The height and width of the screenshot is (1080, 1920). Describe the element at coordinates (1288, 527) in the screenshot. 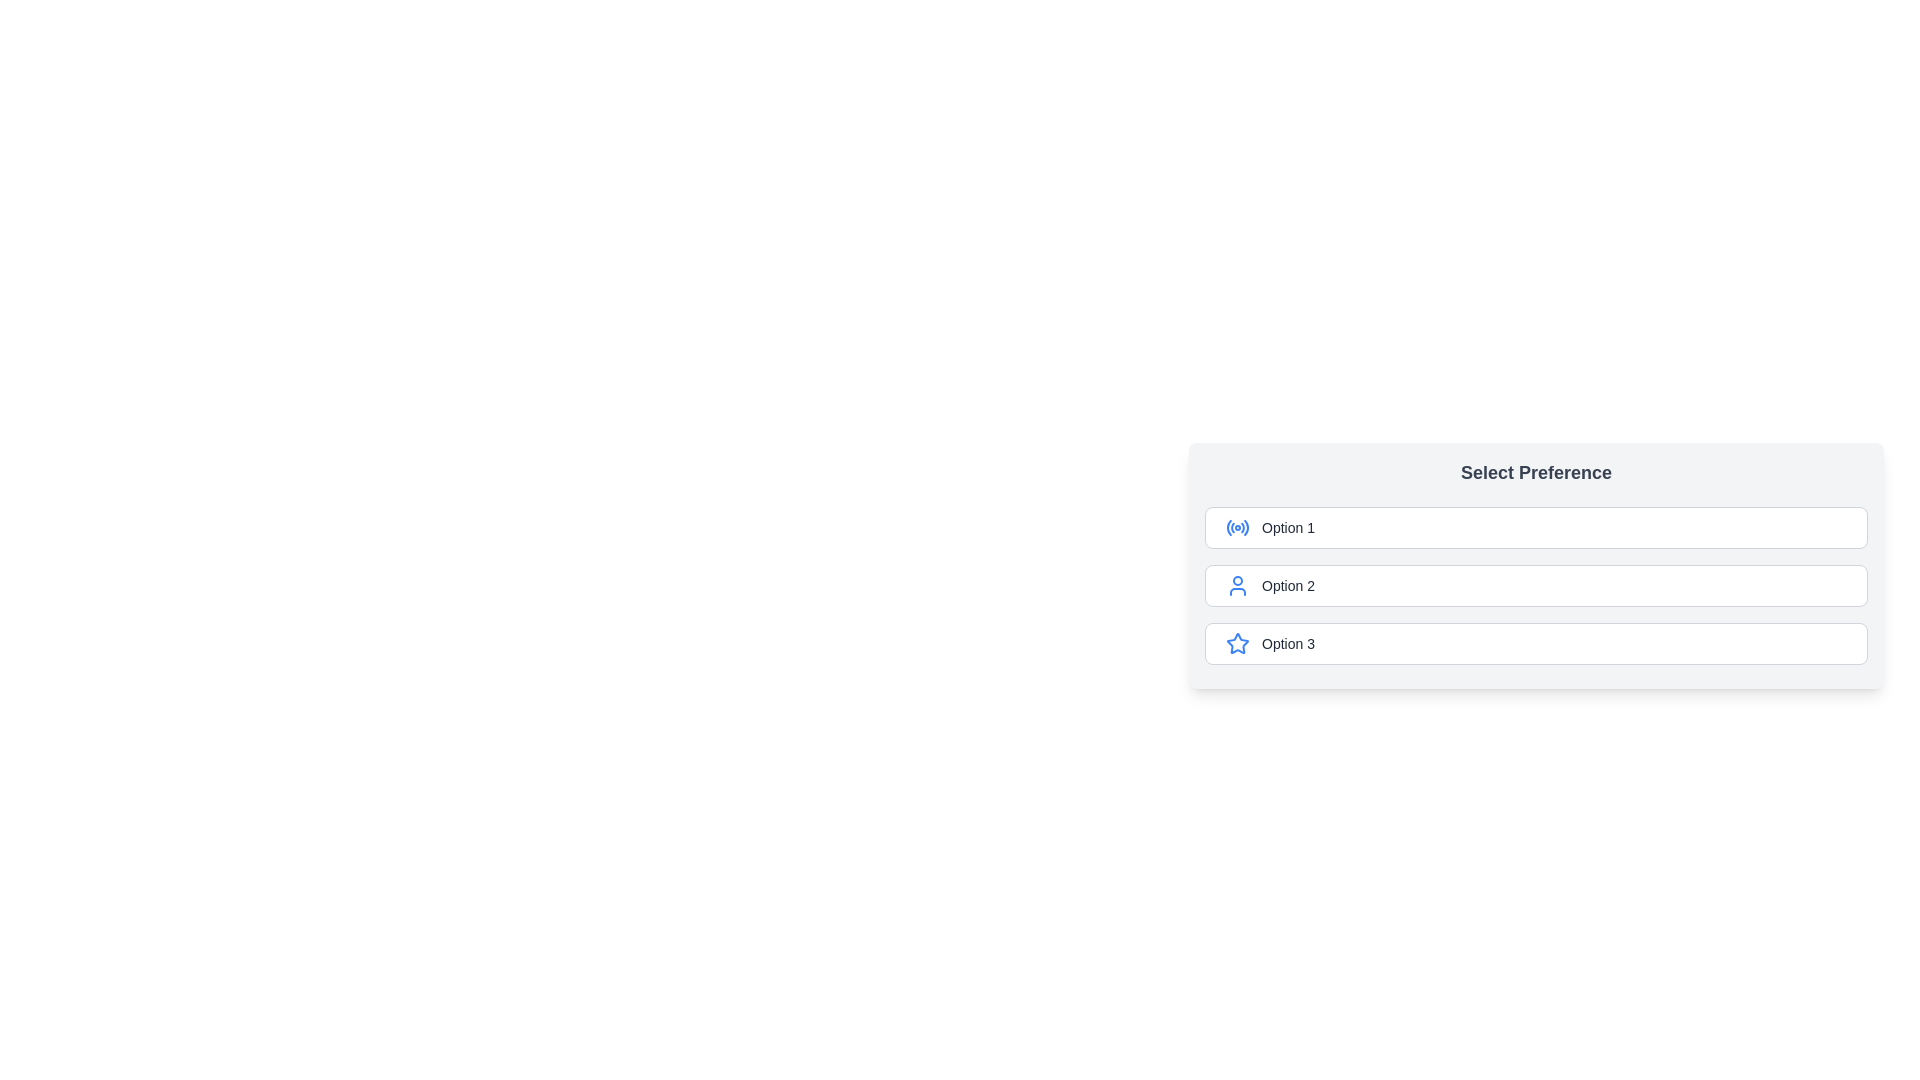

I see `the TextLabel that indicates the label of a selectable option in the vertical selection list located in the center-right area of the interface` at that location.